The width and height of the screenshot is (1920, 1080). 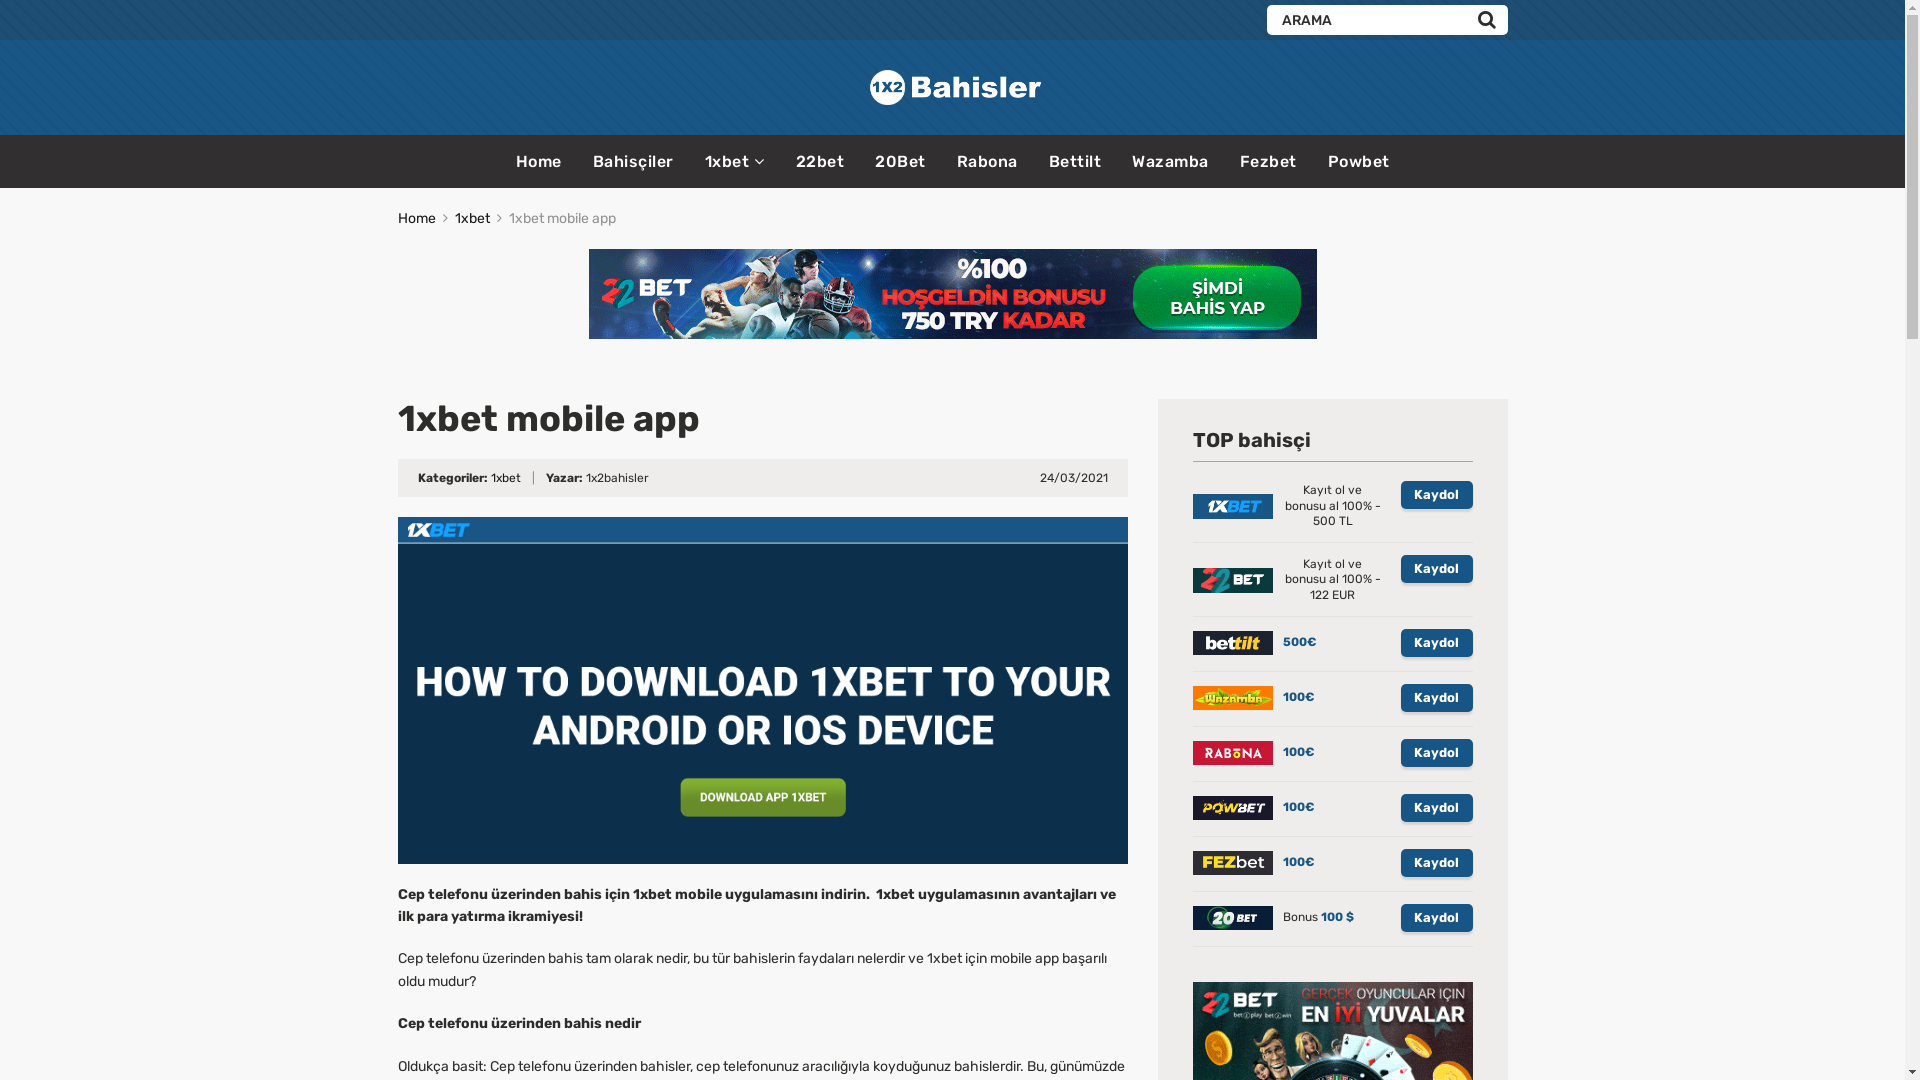 What do you see at coordinates (1399, 862) in the screenshot?
I see `'Kaydol'` at bounding box center [1399, 862].